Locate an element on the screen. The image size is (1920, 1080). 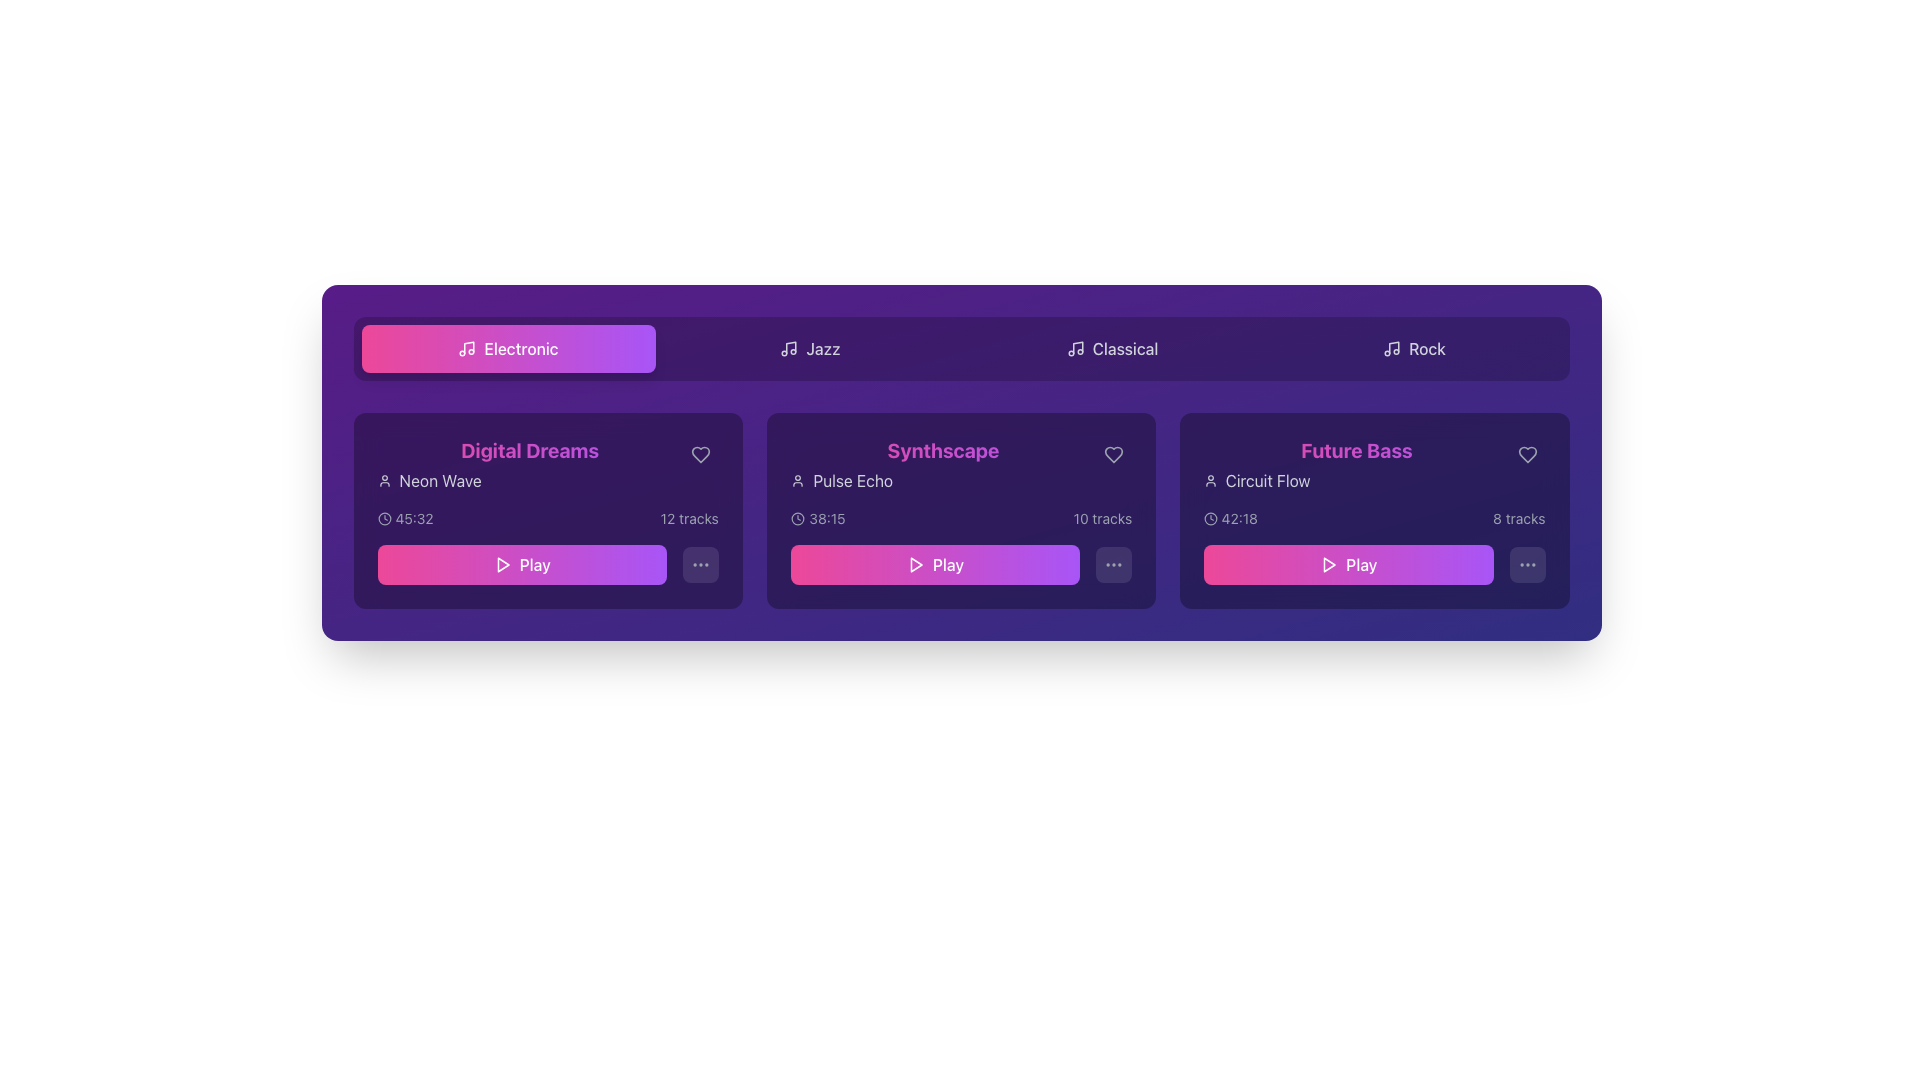
the music note icon located in the horizontal menu bar, positioned between the 'Electronic' and 'Classical' tabs, and aligned to the left of the 'Jazz' label is located at coordinates (788, 347).